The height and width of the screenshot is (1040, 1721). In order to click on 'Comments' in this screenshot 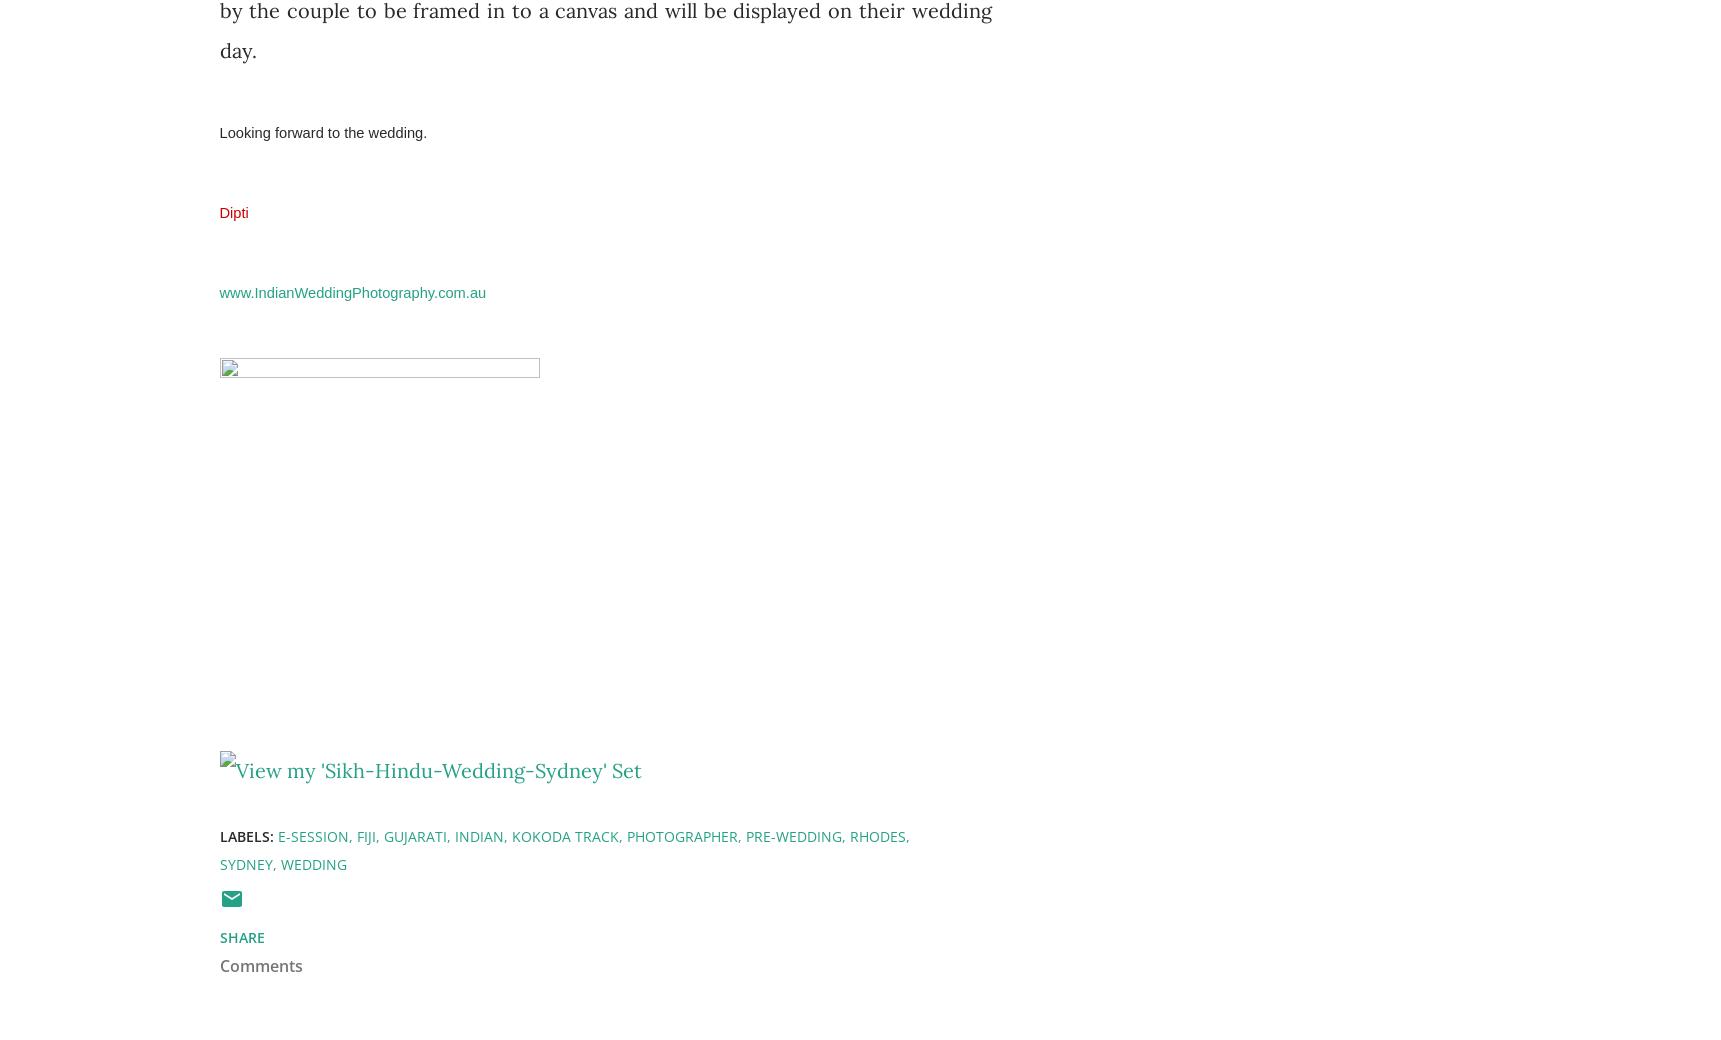, I will do `click(219, 965)`.